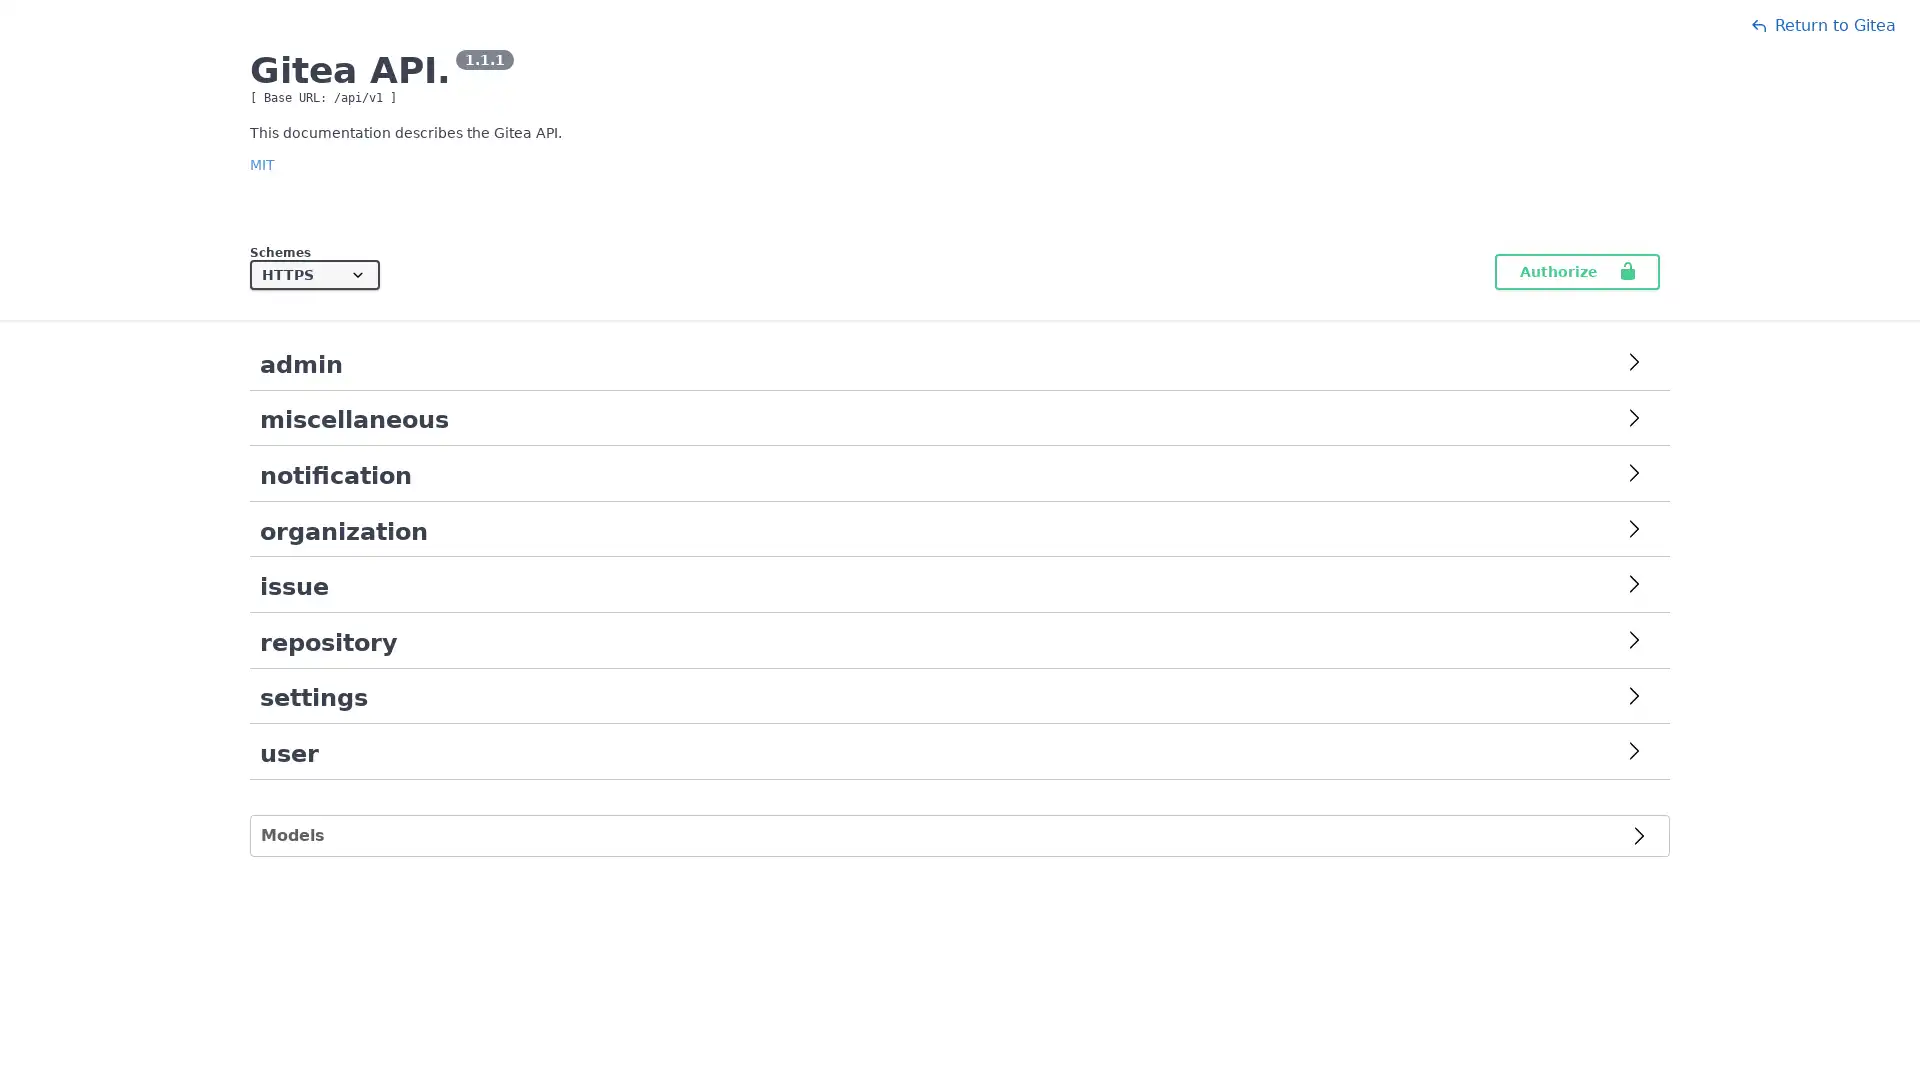 The image size is (1920, 1080). I want to click on Authorize, so click(1576, 272).